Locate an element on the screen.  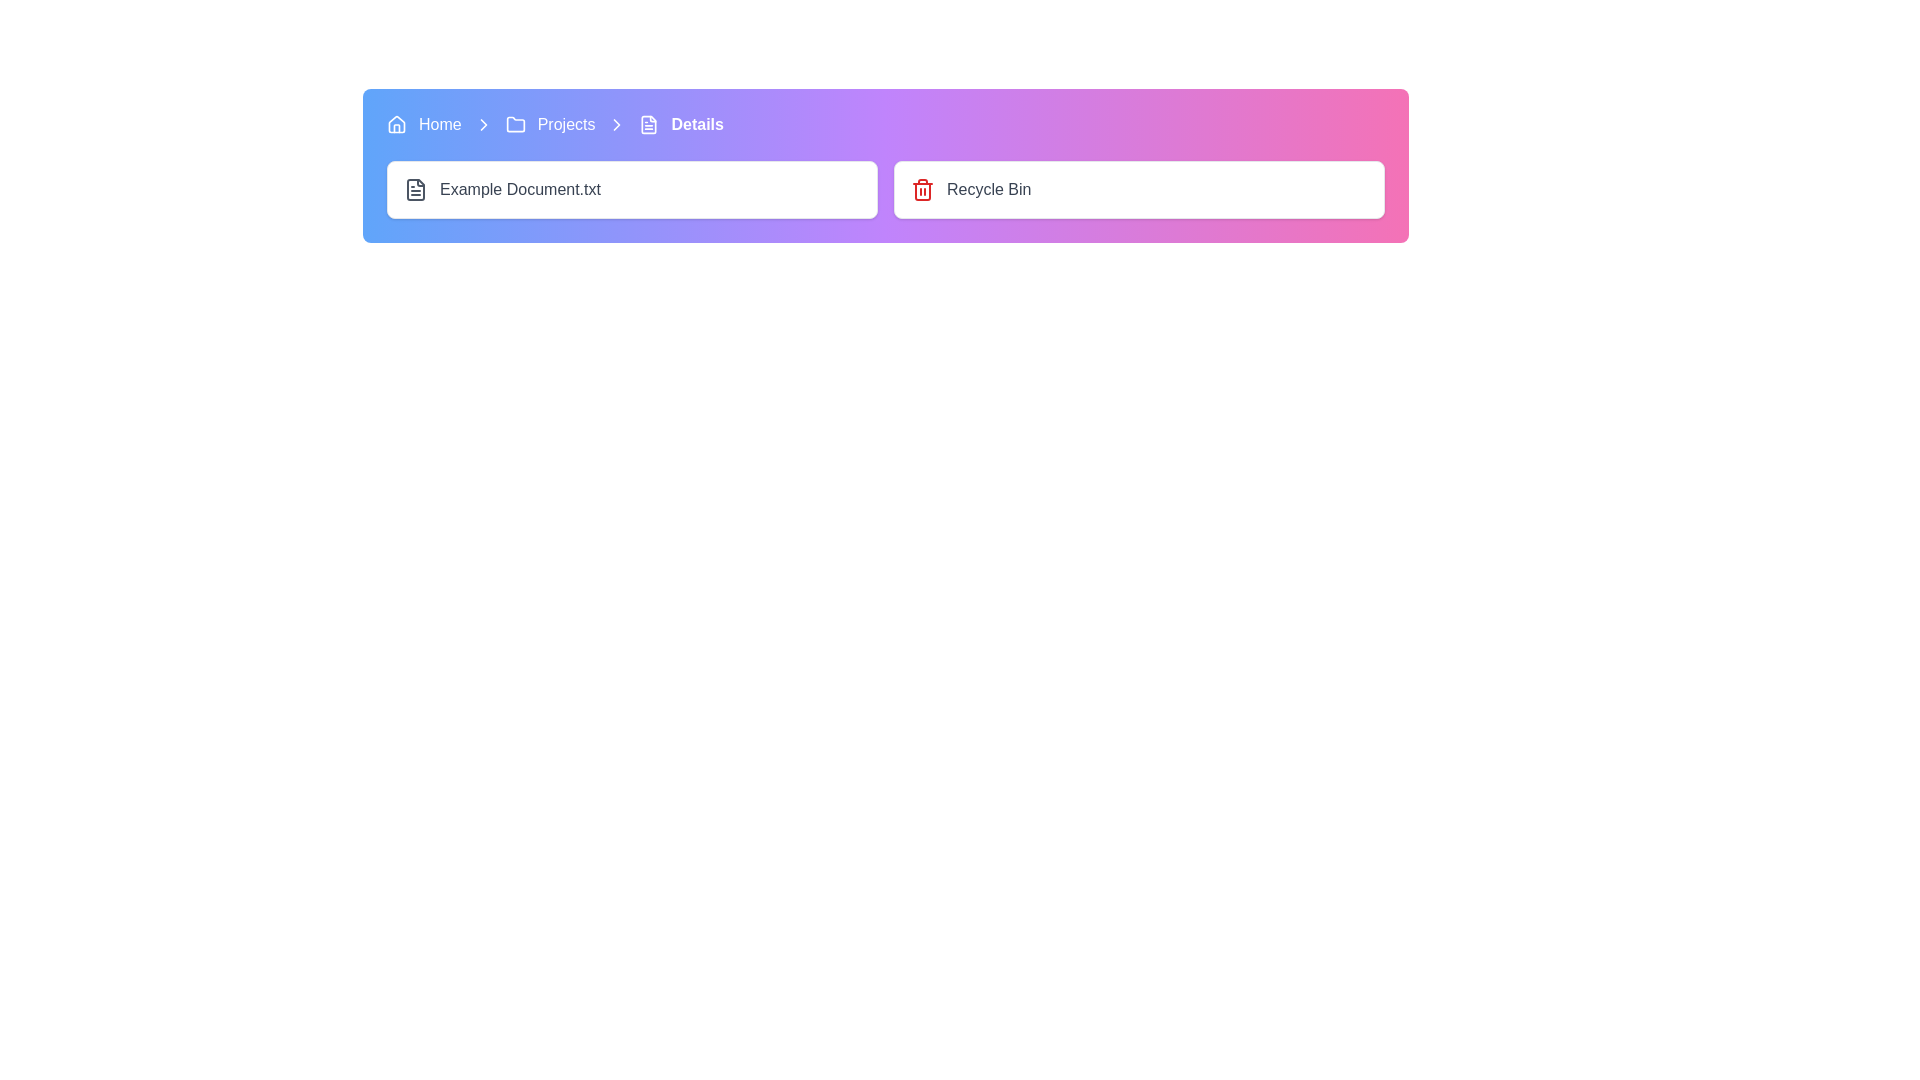
the small, right-pointing chevron icon styled in white located between the 'Home' text and the folder icon in the breadcrumb navigation bar is located at coordinates (483, 124).